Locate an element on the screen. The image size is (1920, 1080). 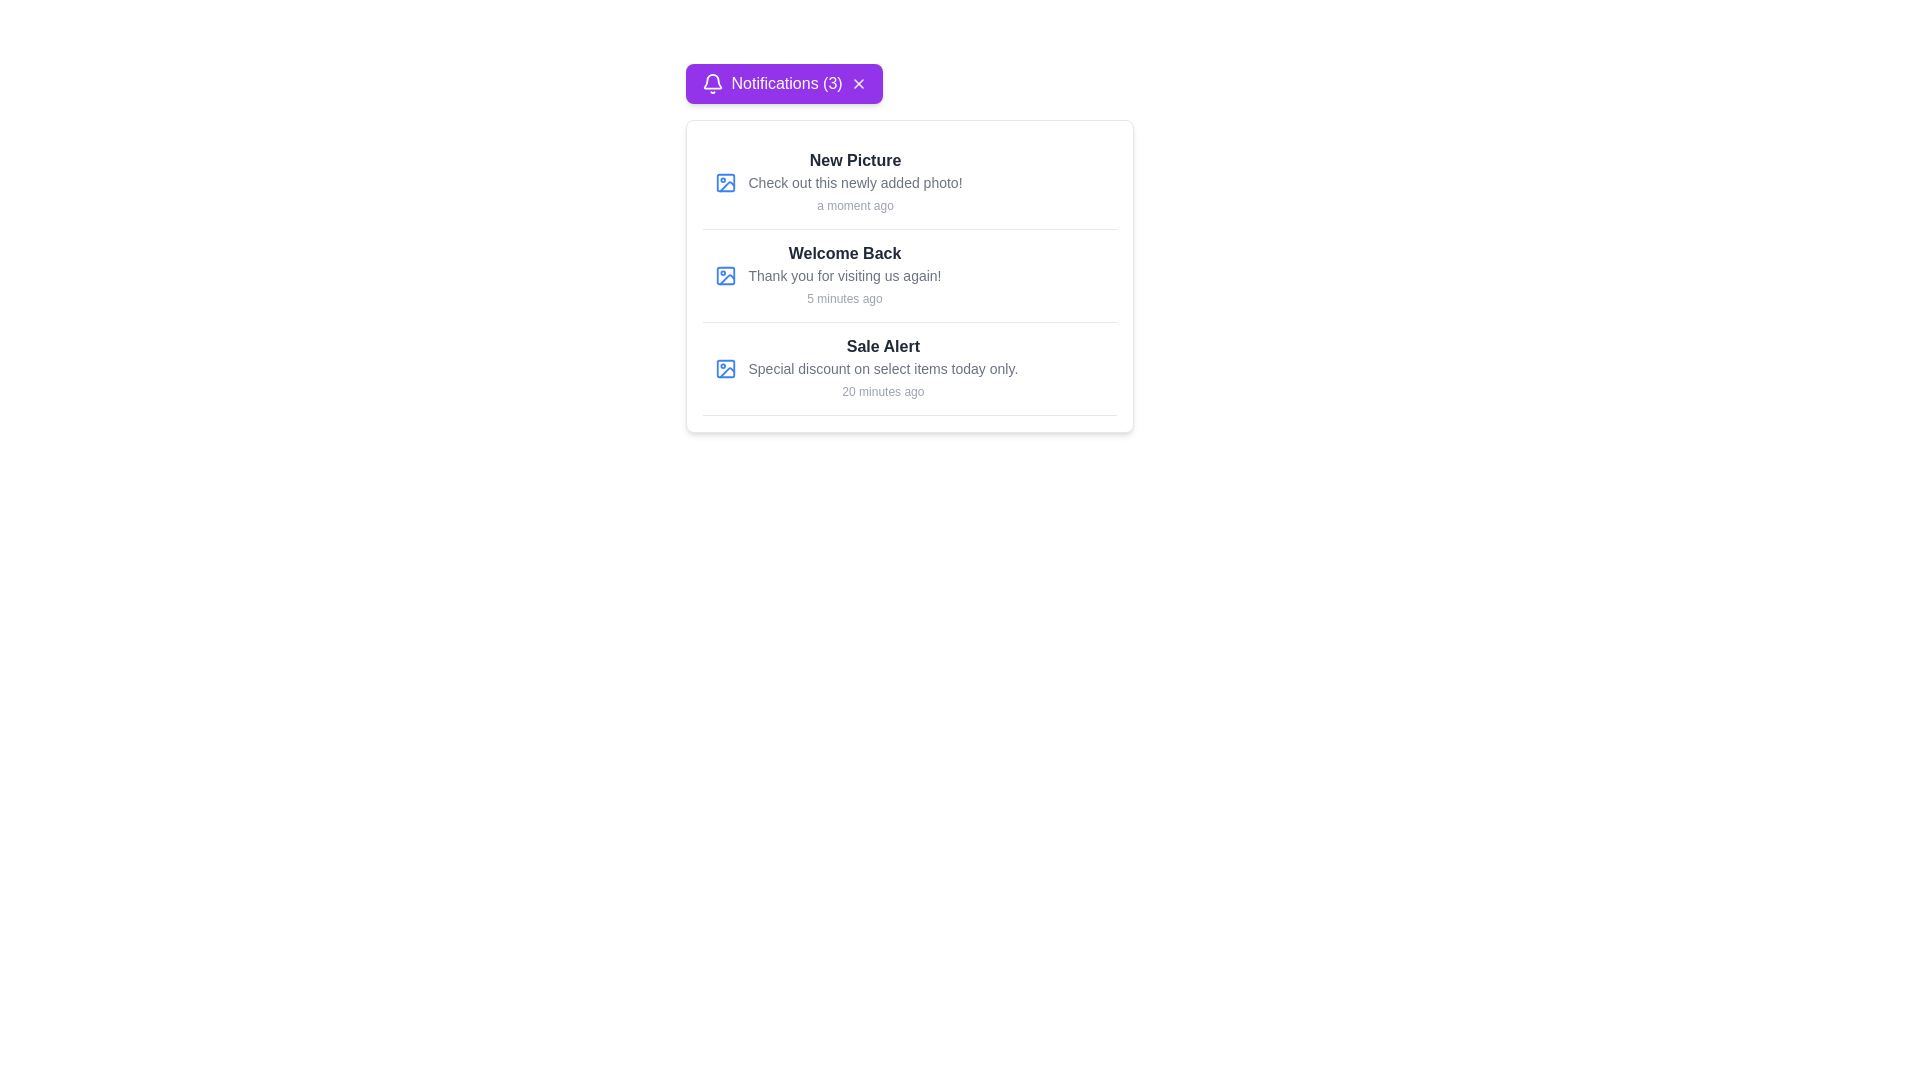
the bell icon on the left side of the 'Notifications (3)' button within the purple header of the notification panel is located at coordinates (712, 83).